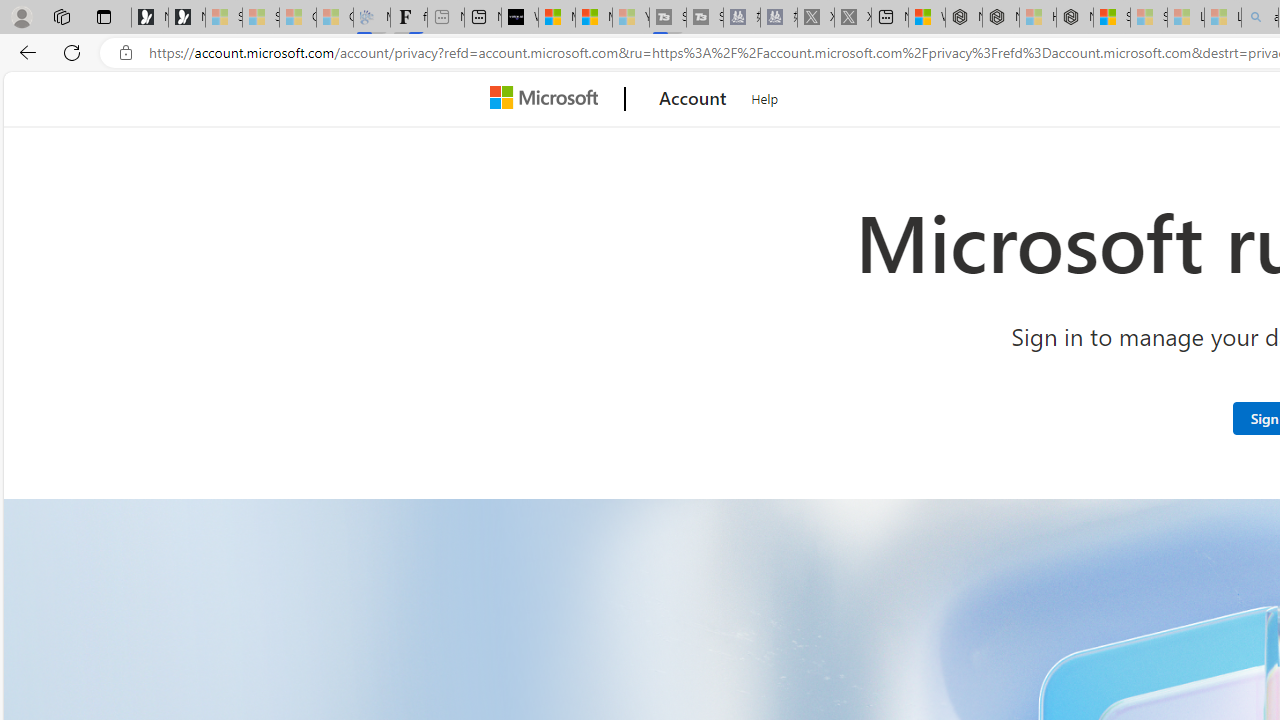  I want to click on 'Personal Profile', so click(21, 16).